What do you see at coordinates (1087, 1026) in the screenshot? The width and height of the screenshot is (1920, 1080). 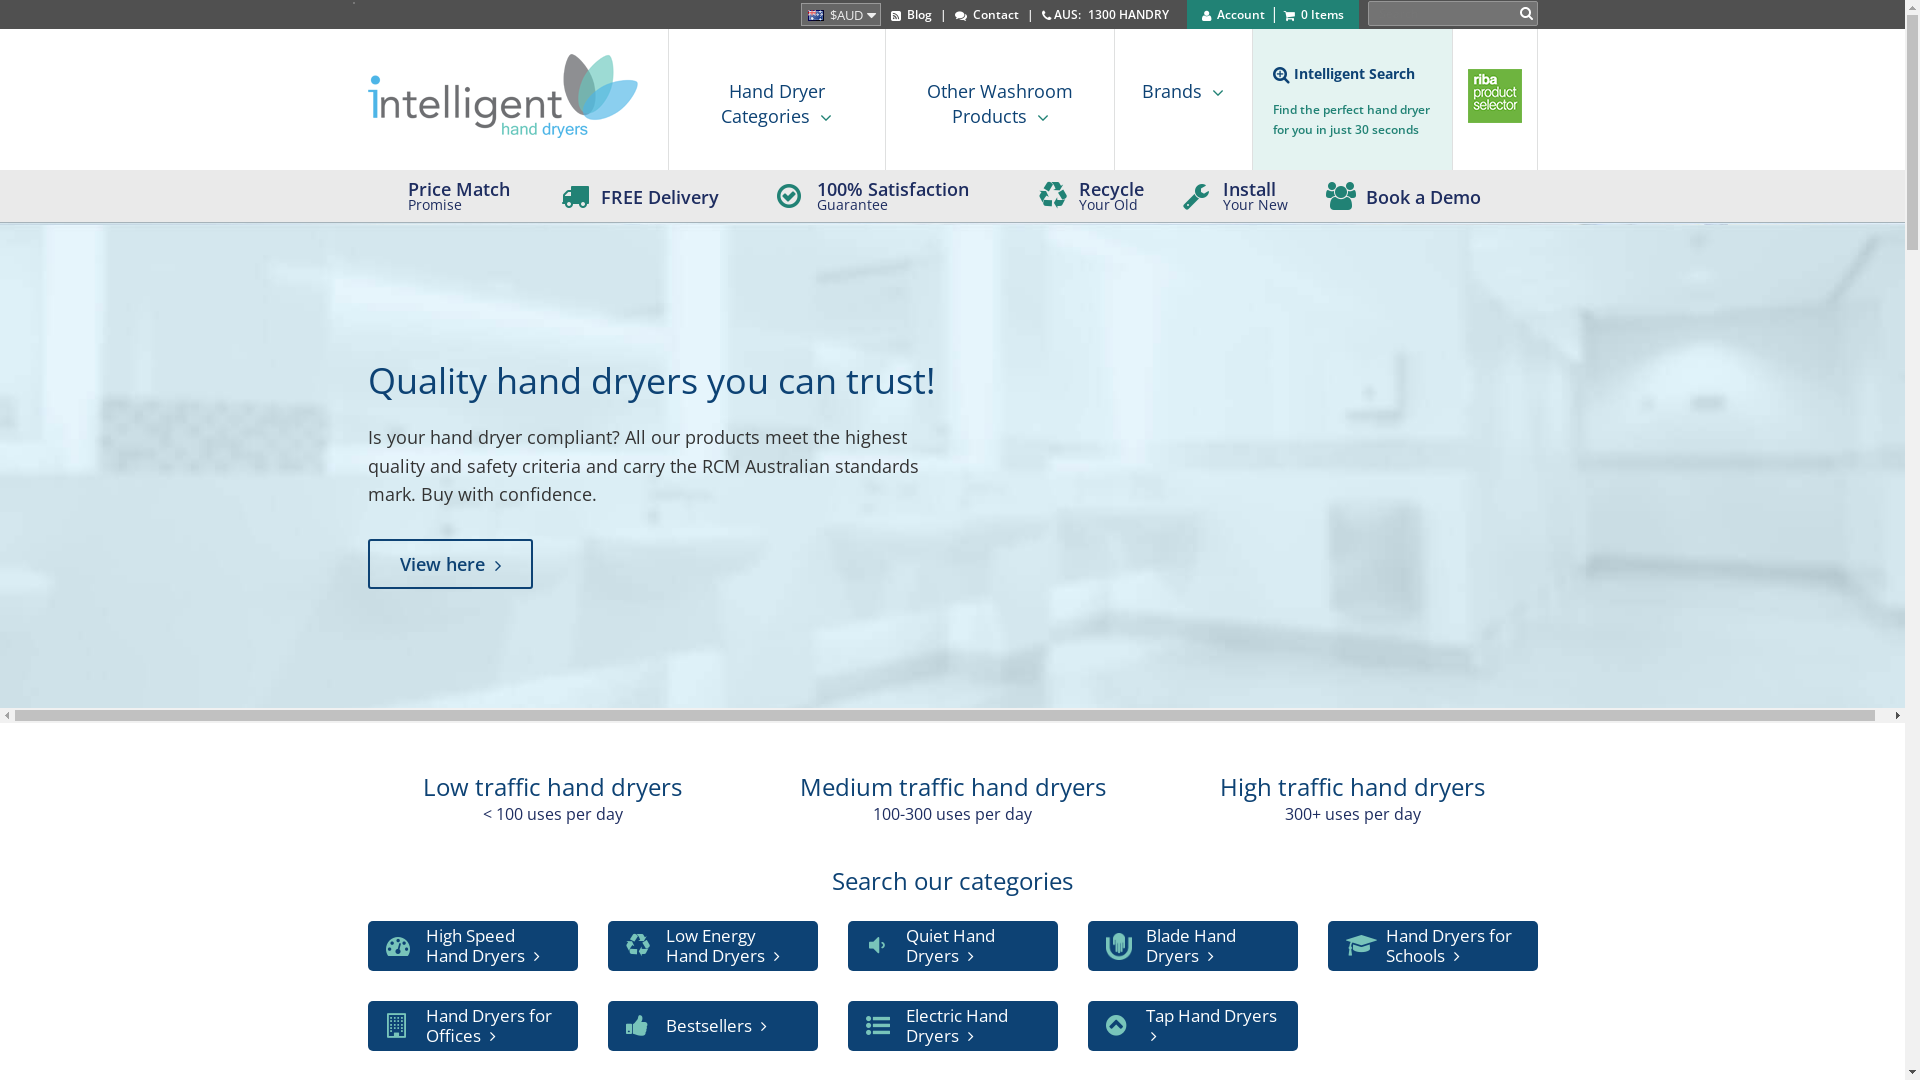 I see `'Tap Hand Dryers'` at bounding box center [1087, 1026].